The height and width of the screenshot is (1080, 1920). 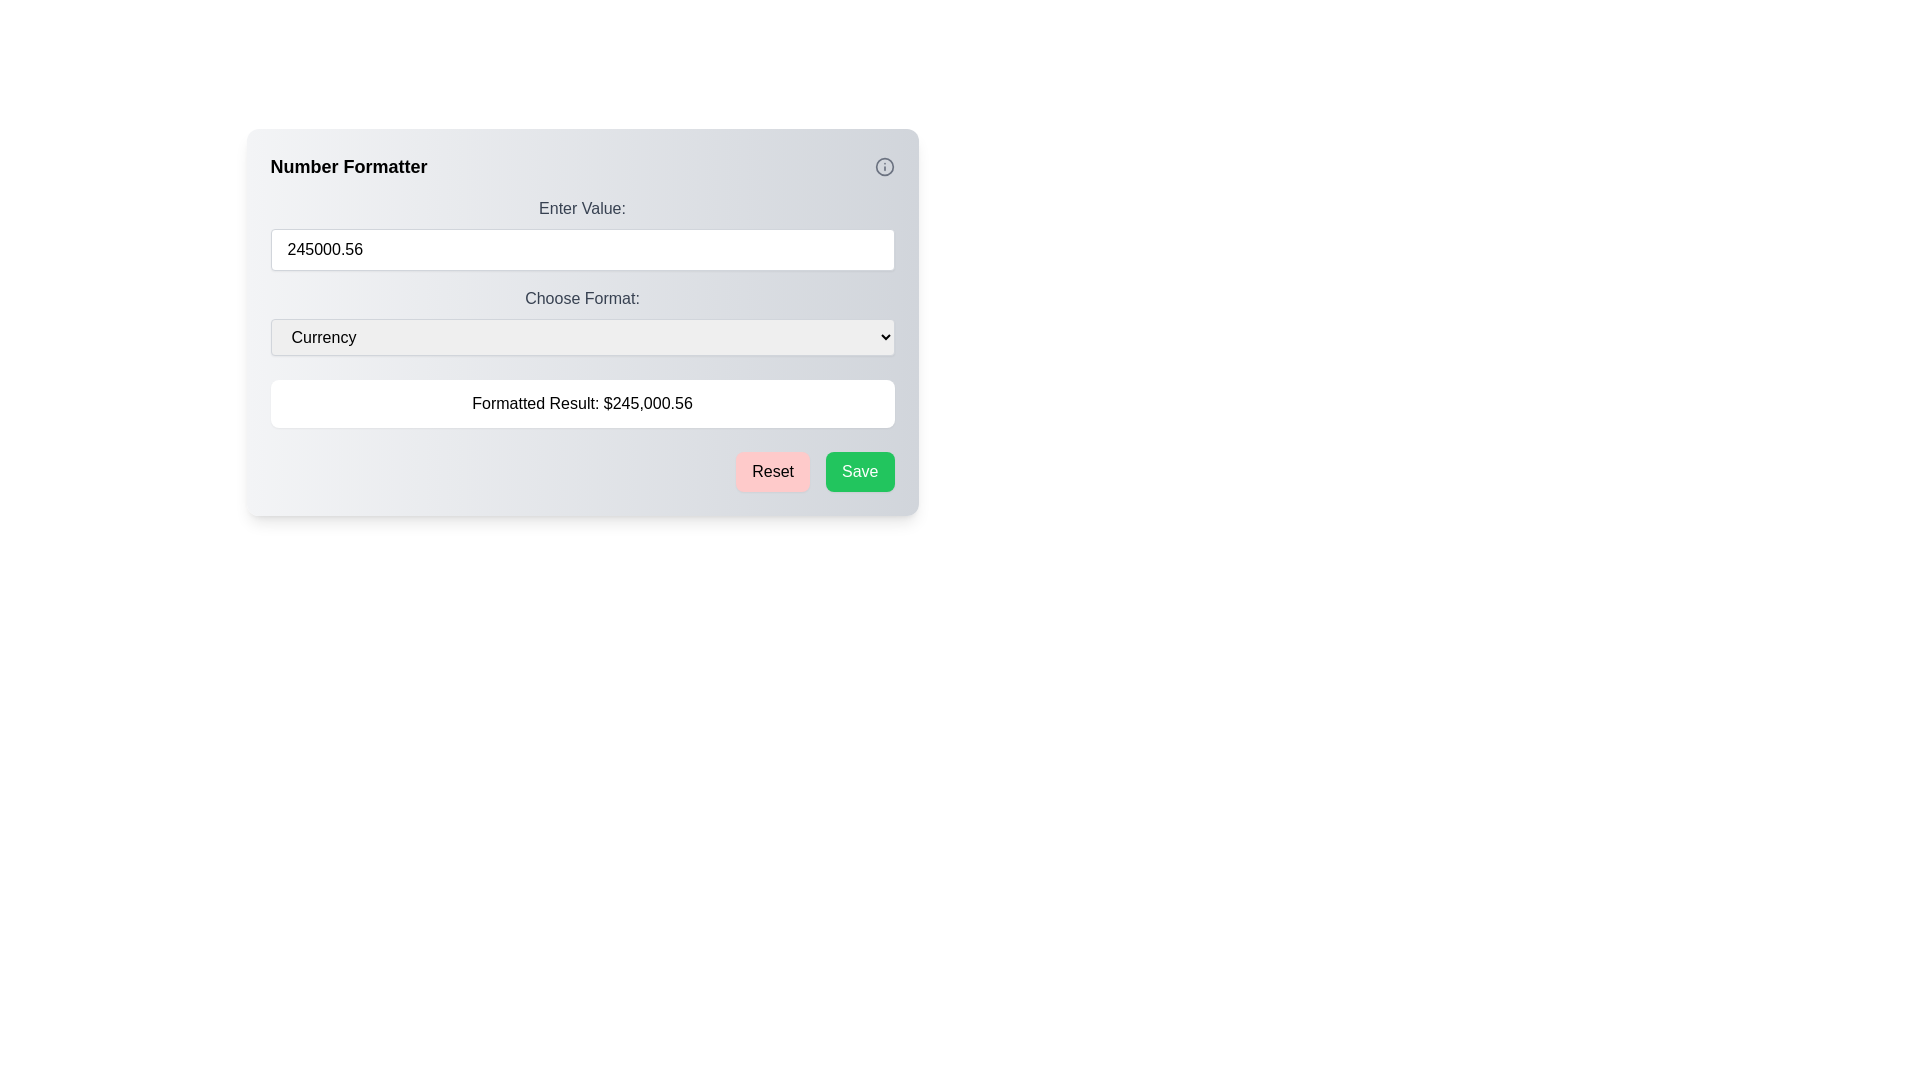 I want to click on the Information icon, a circular icon with a gray outline and an 'i' symbol, located in the top-right corner of the 'Number Formatter' header, so click(x=883, y=165).